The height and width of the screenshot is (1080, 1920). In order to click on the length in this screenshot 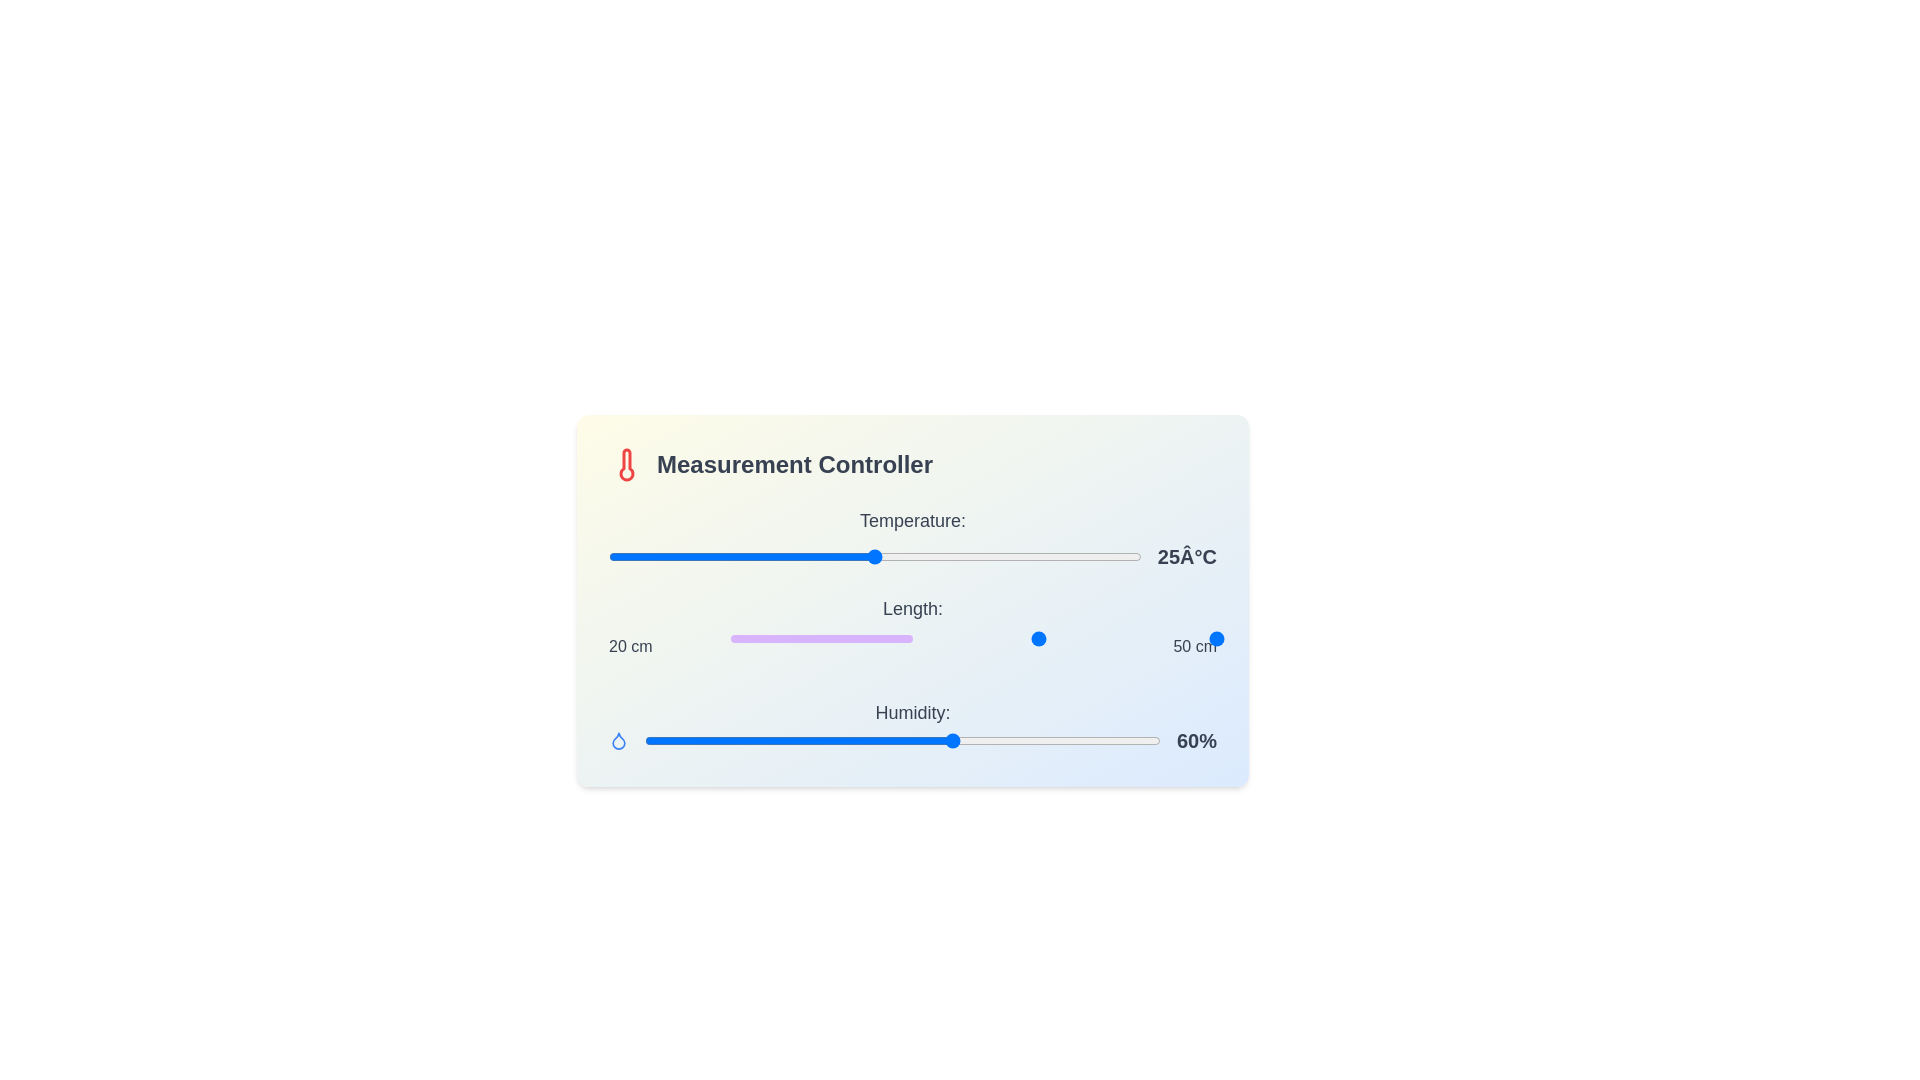, I will do `click(1156, 639)`.